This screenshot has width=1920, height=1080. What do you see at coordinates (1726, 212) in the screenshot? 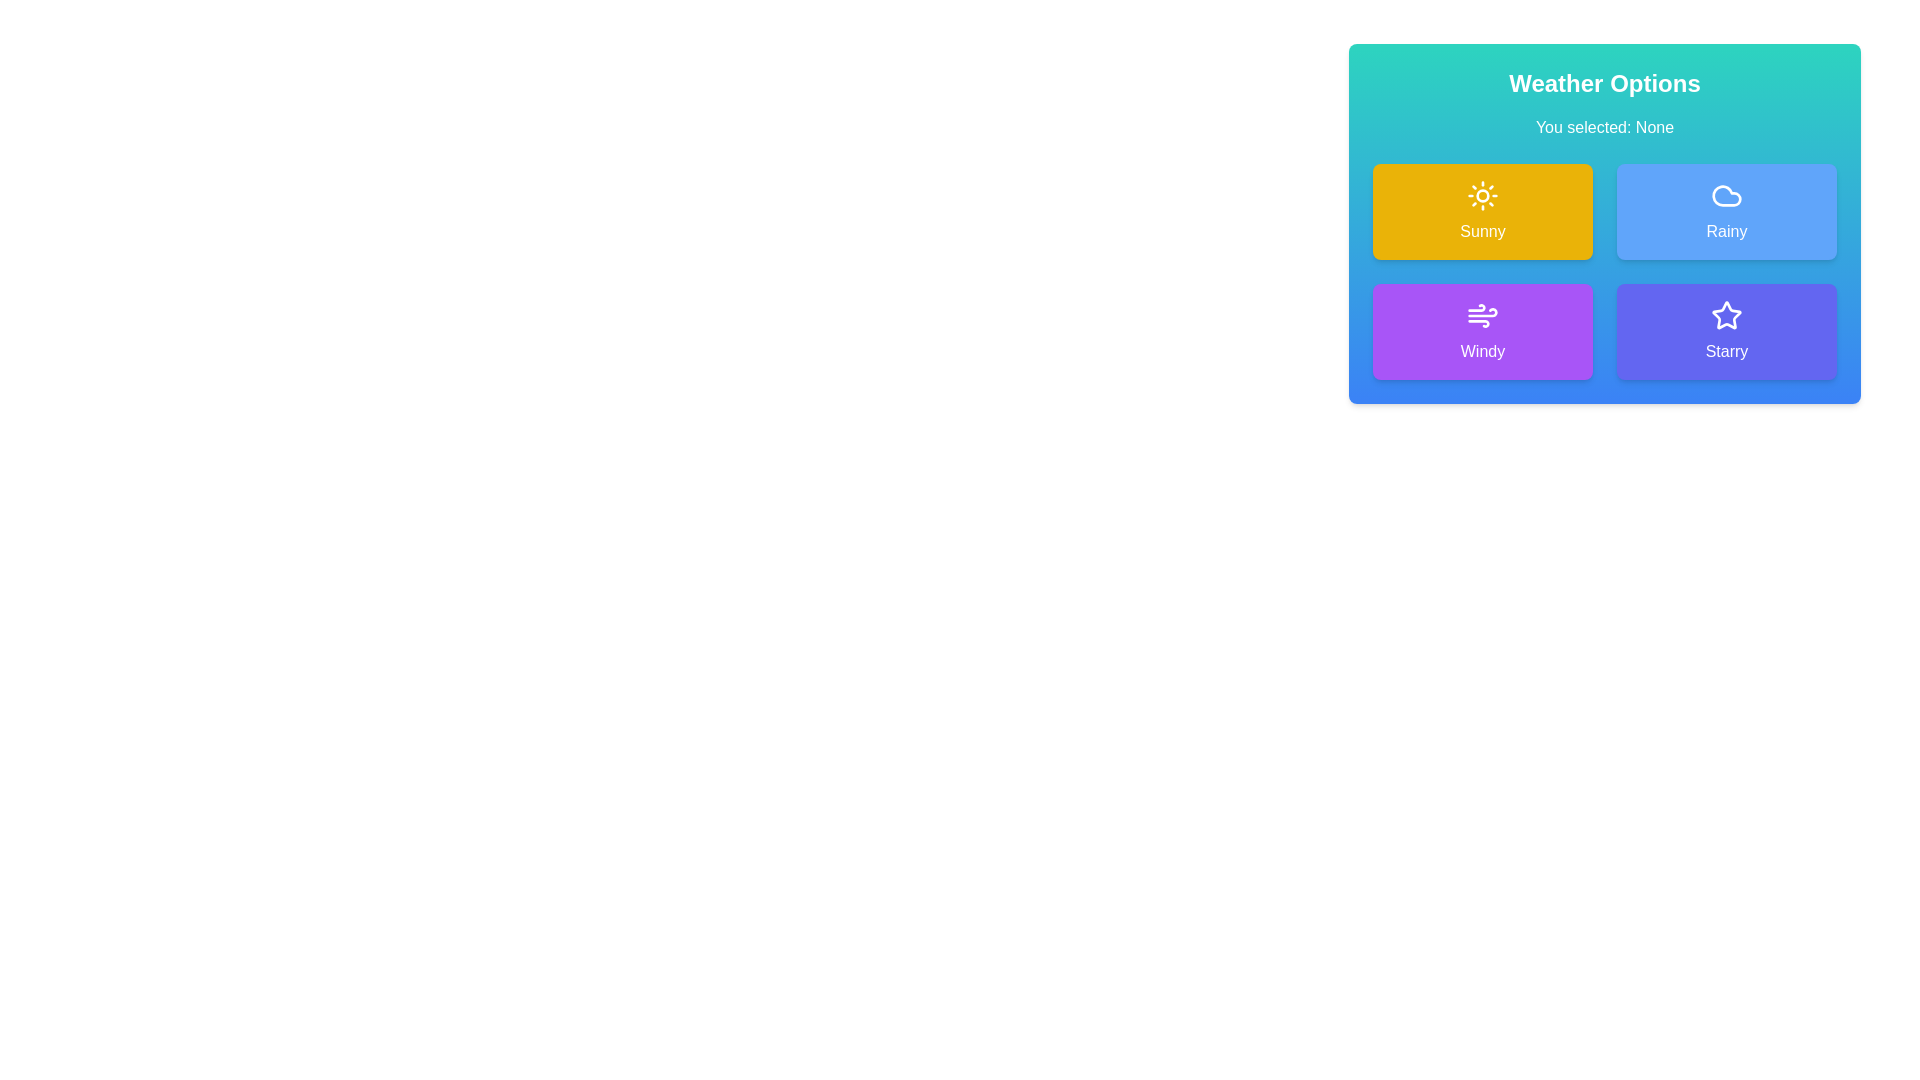
I see `the rectangular blue button with rounded corners labeled 'Rainy', which has a cloud icon above the text` at bounding box center [1726, 212].